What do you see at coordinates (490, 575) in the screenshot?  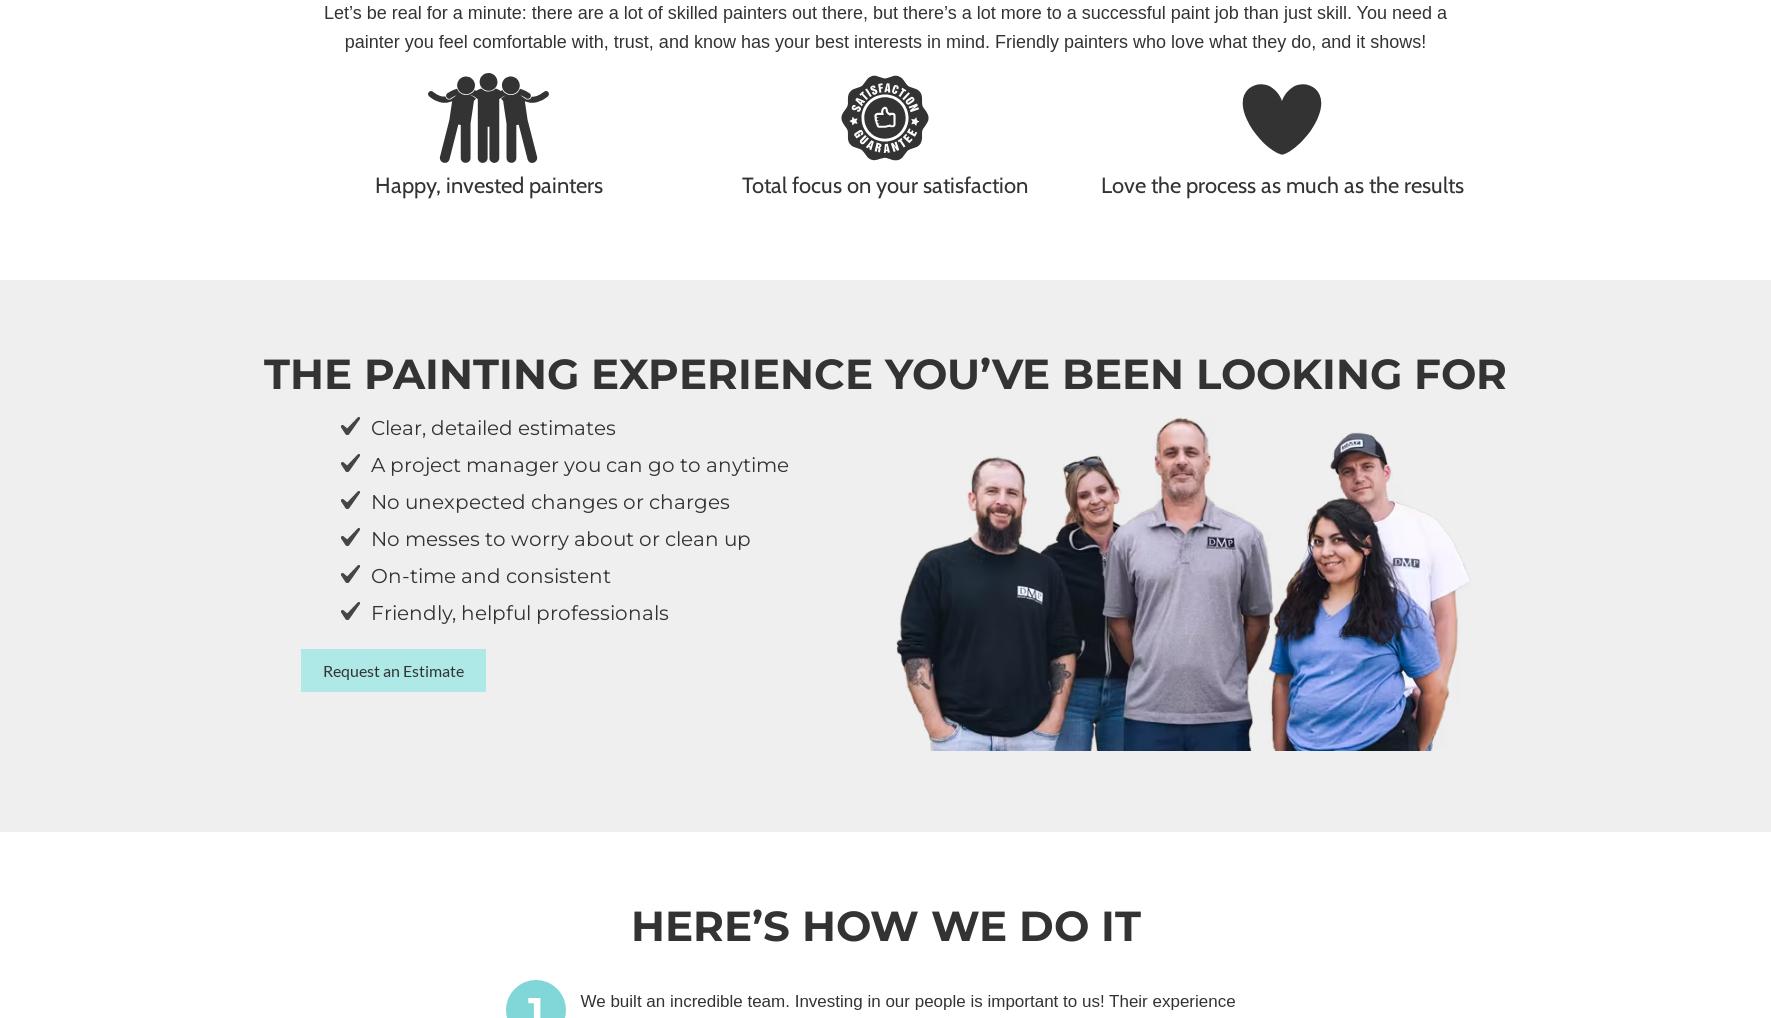 I see `'On-time and consistent'` at bounding box center [490, 575].